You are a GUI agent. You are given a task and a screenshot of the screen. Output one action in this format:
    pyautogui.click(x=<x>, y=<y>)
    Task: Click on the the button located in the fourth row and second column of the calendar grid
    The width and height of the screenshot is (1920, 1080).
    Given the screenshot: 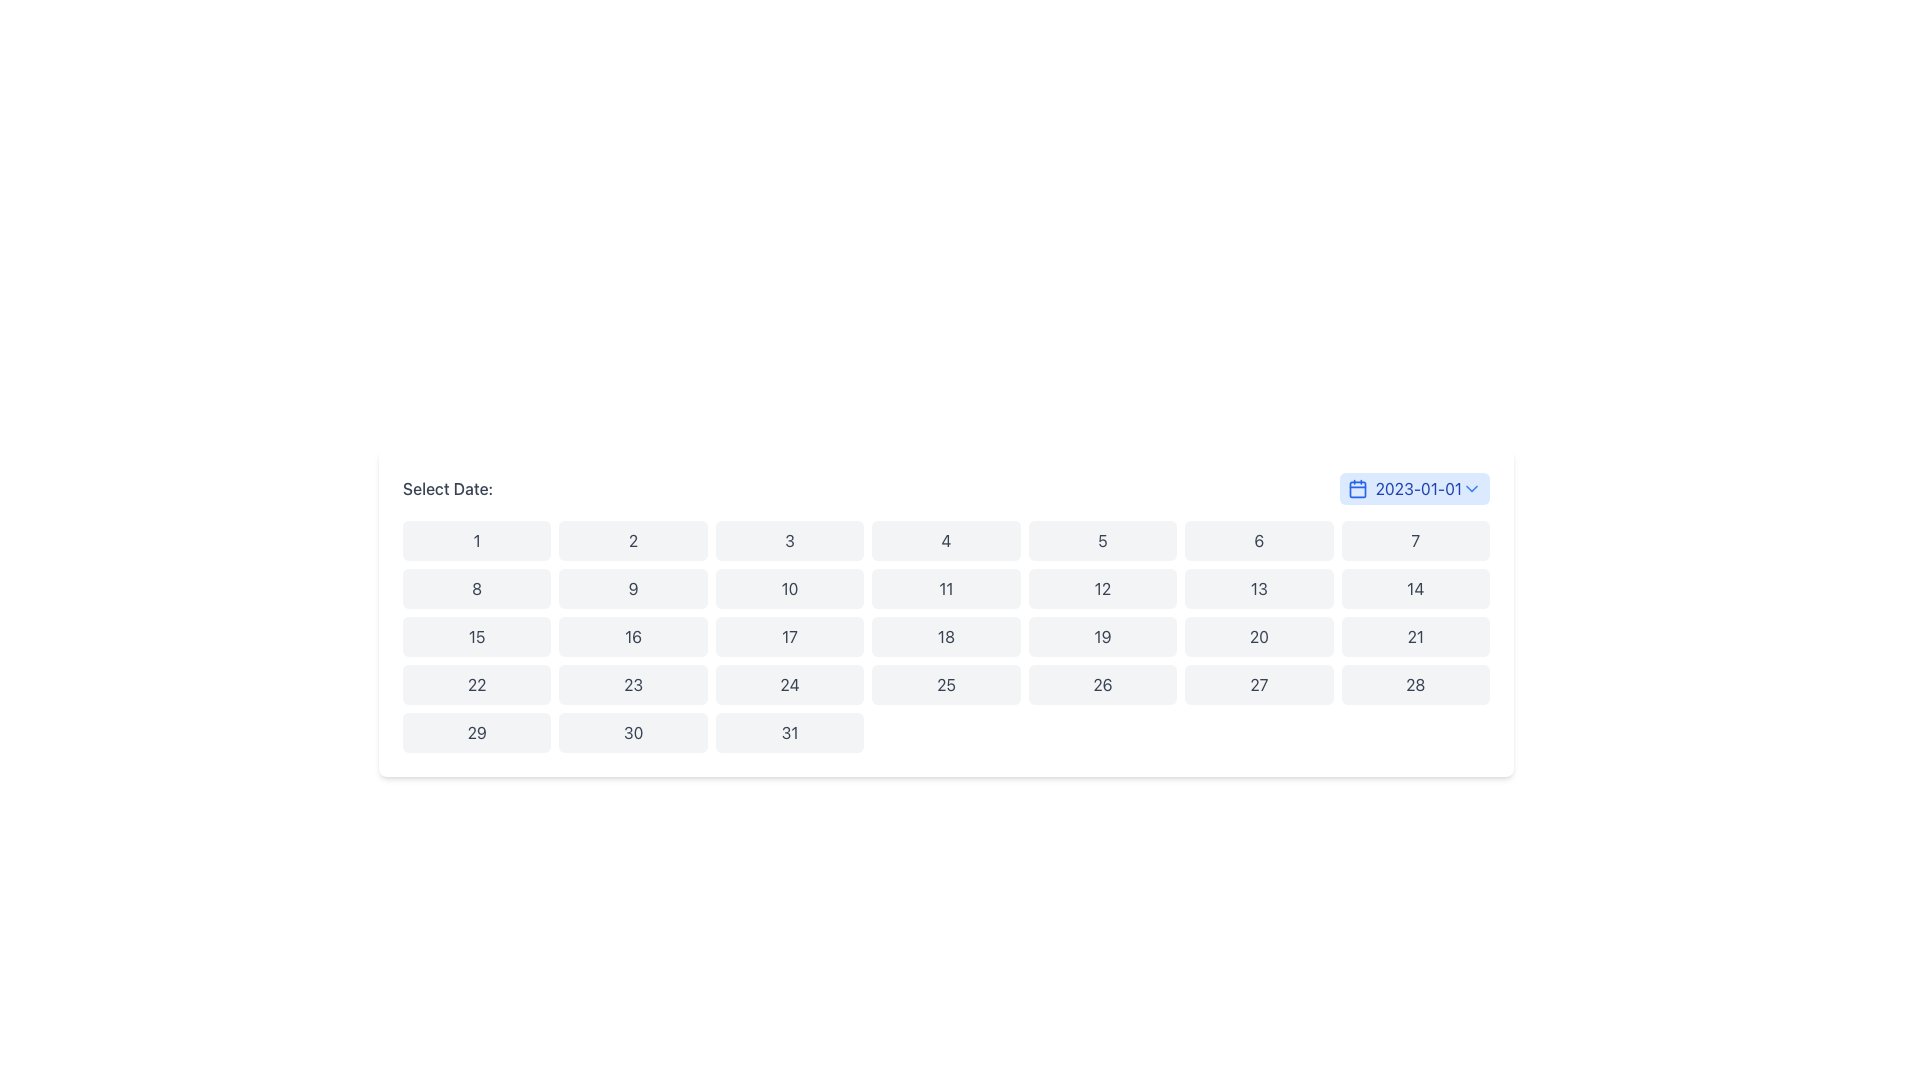 What is the action you would take?
    pyautogui.click(x=632, y=684)
    